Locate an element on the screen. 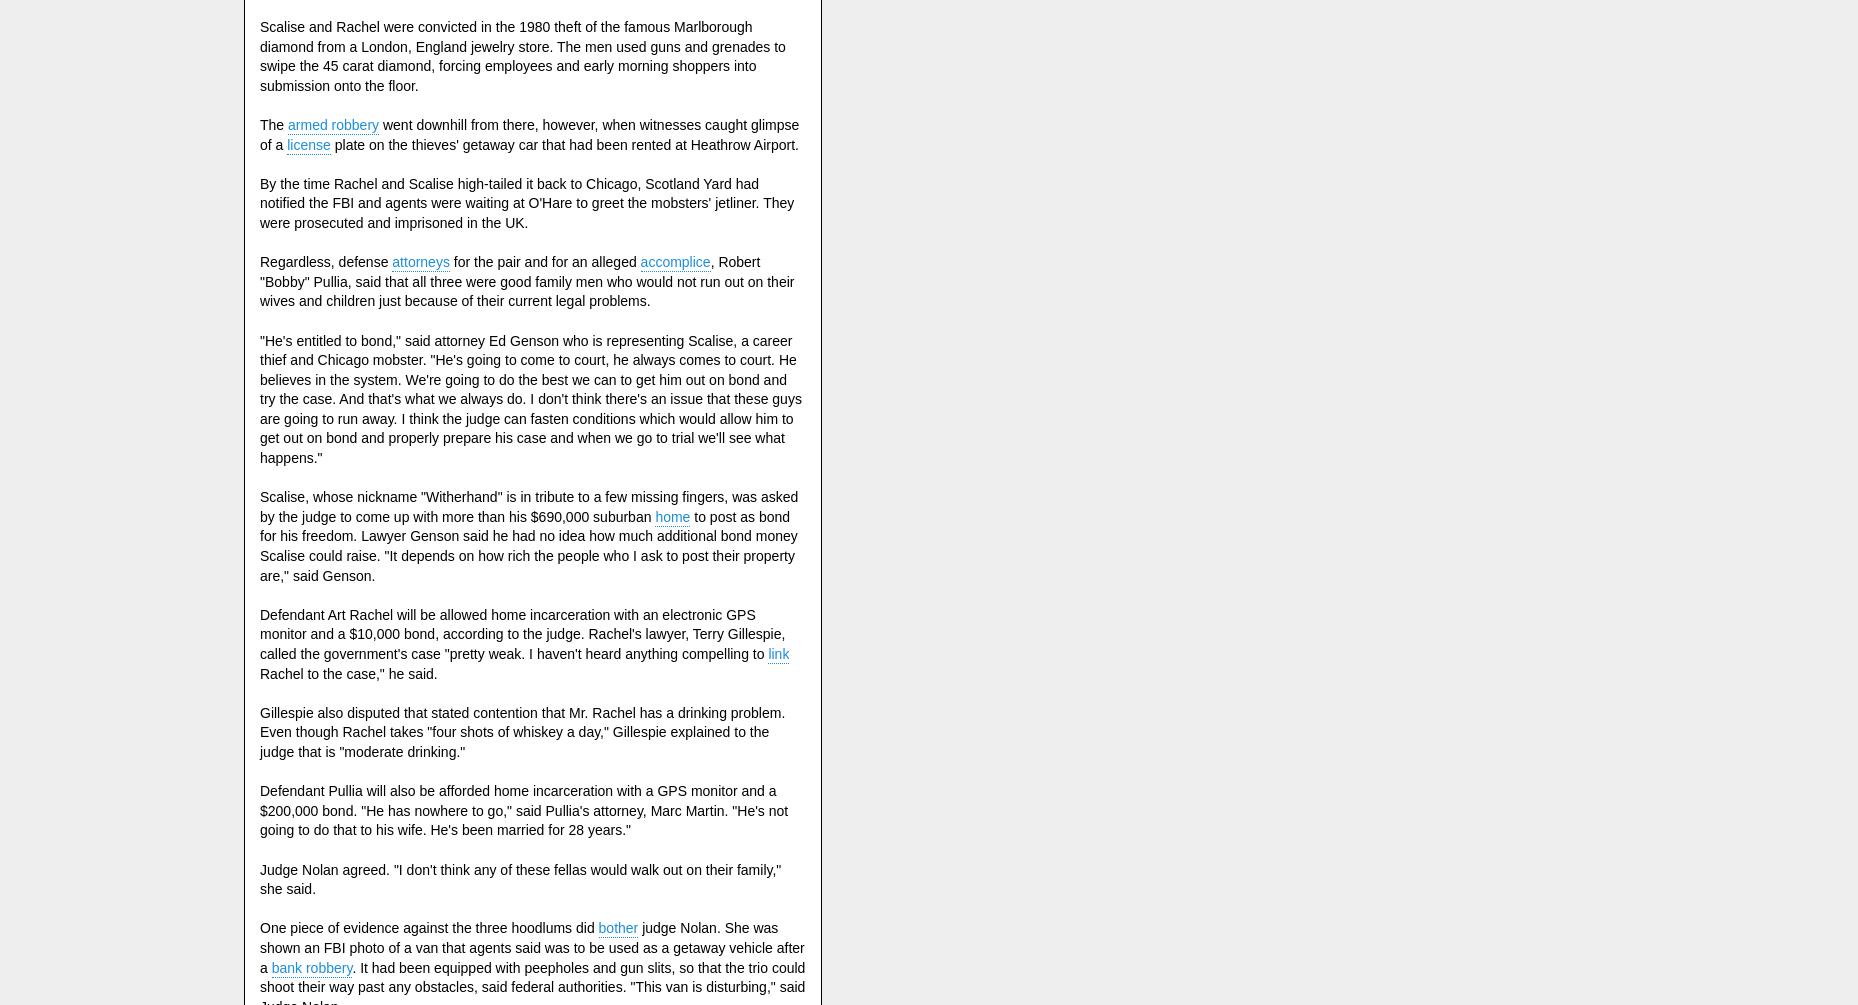 Image resolution: width=1858 pixels, height=1005 pixels. 'Rachel to the case," he said.' is located at coordinates (348, 673).